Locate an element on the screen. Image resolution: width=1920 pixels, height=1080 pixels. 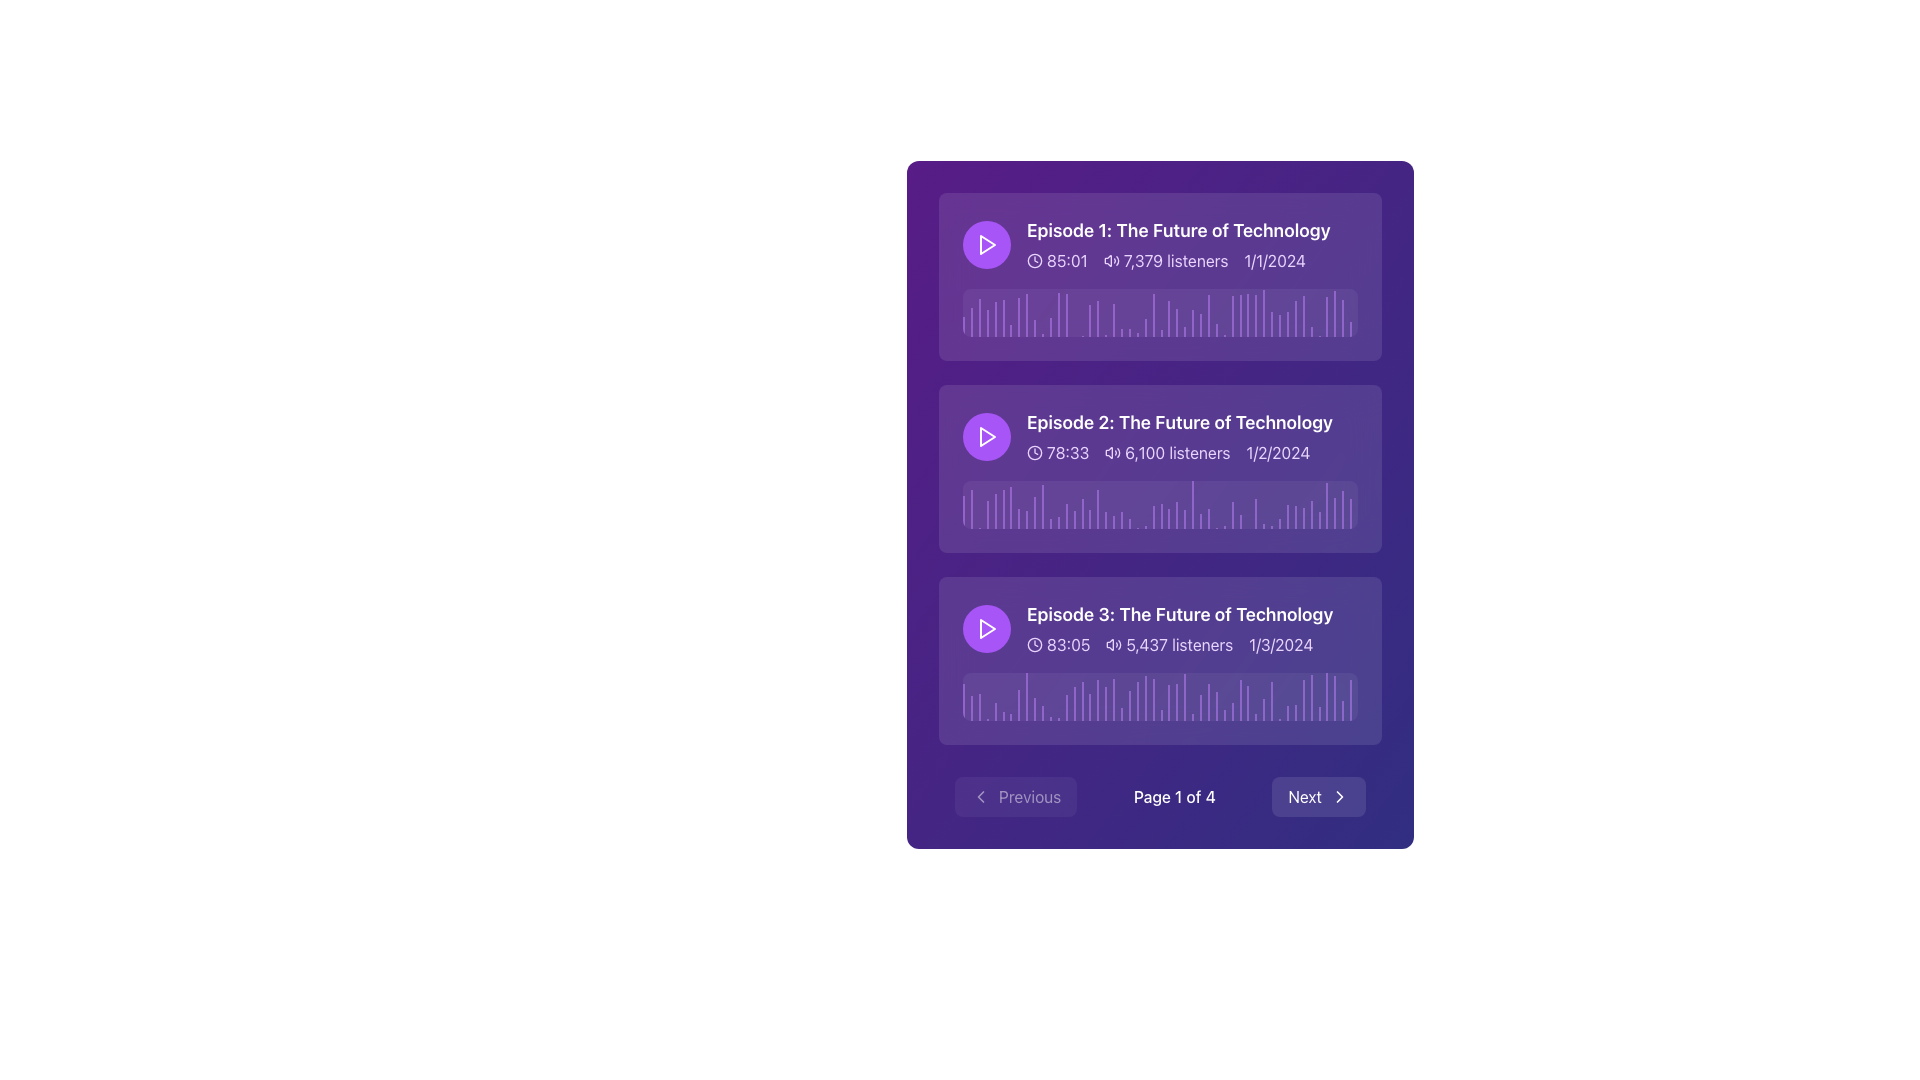
the 44th vertical purple line of the progress indicator marker within the waveform representation of the first episode is located at coordinates (1311, 330).